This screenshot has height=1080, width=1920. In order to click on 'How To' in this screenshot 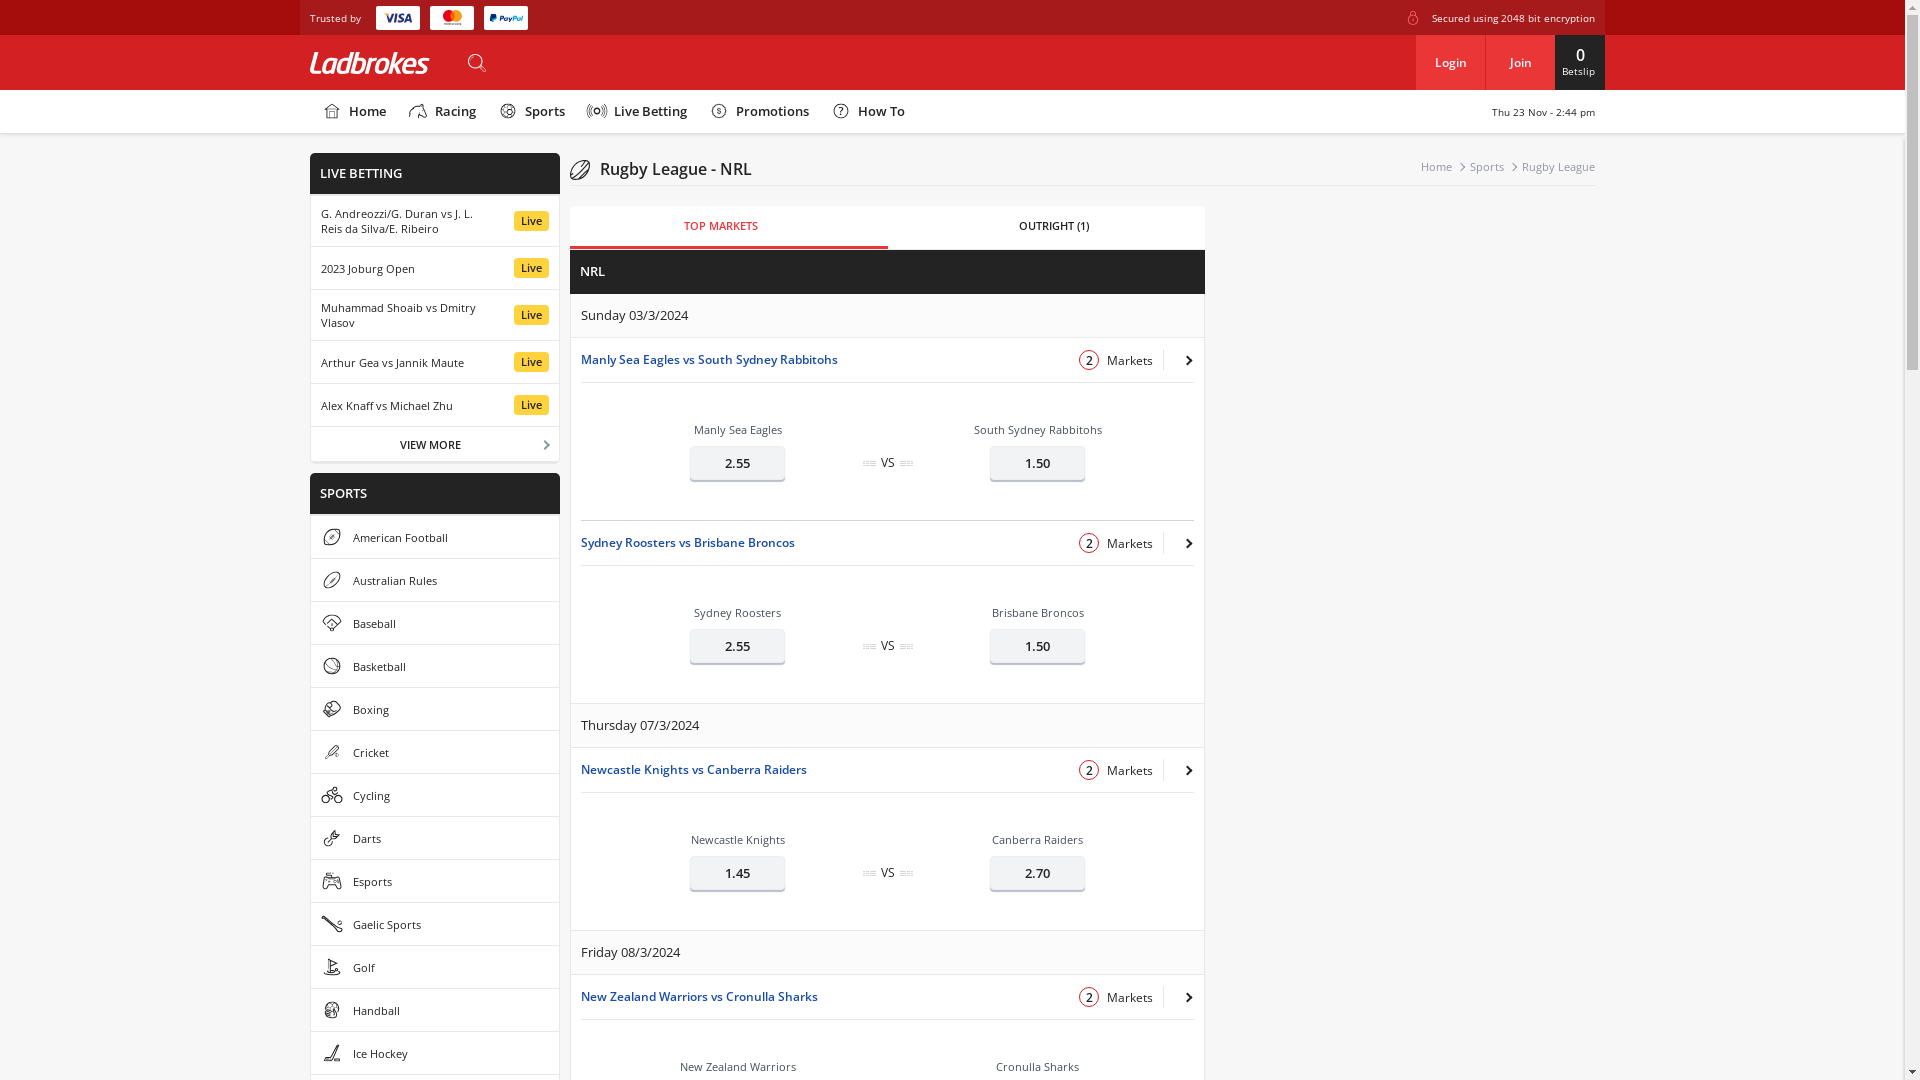, I will do `click(867, 111)`.